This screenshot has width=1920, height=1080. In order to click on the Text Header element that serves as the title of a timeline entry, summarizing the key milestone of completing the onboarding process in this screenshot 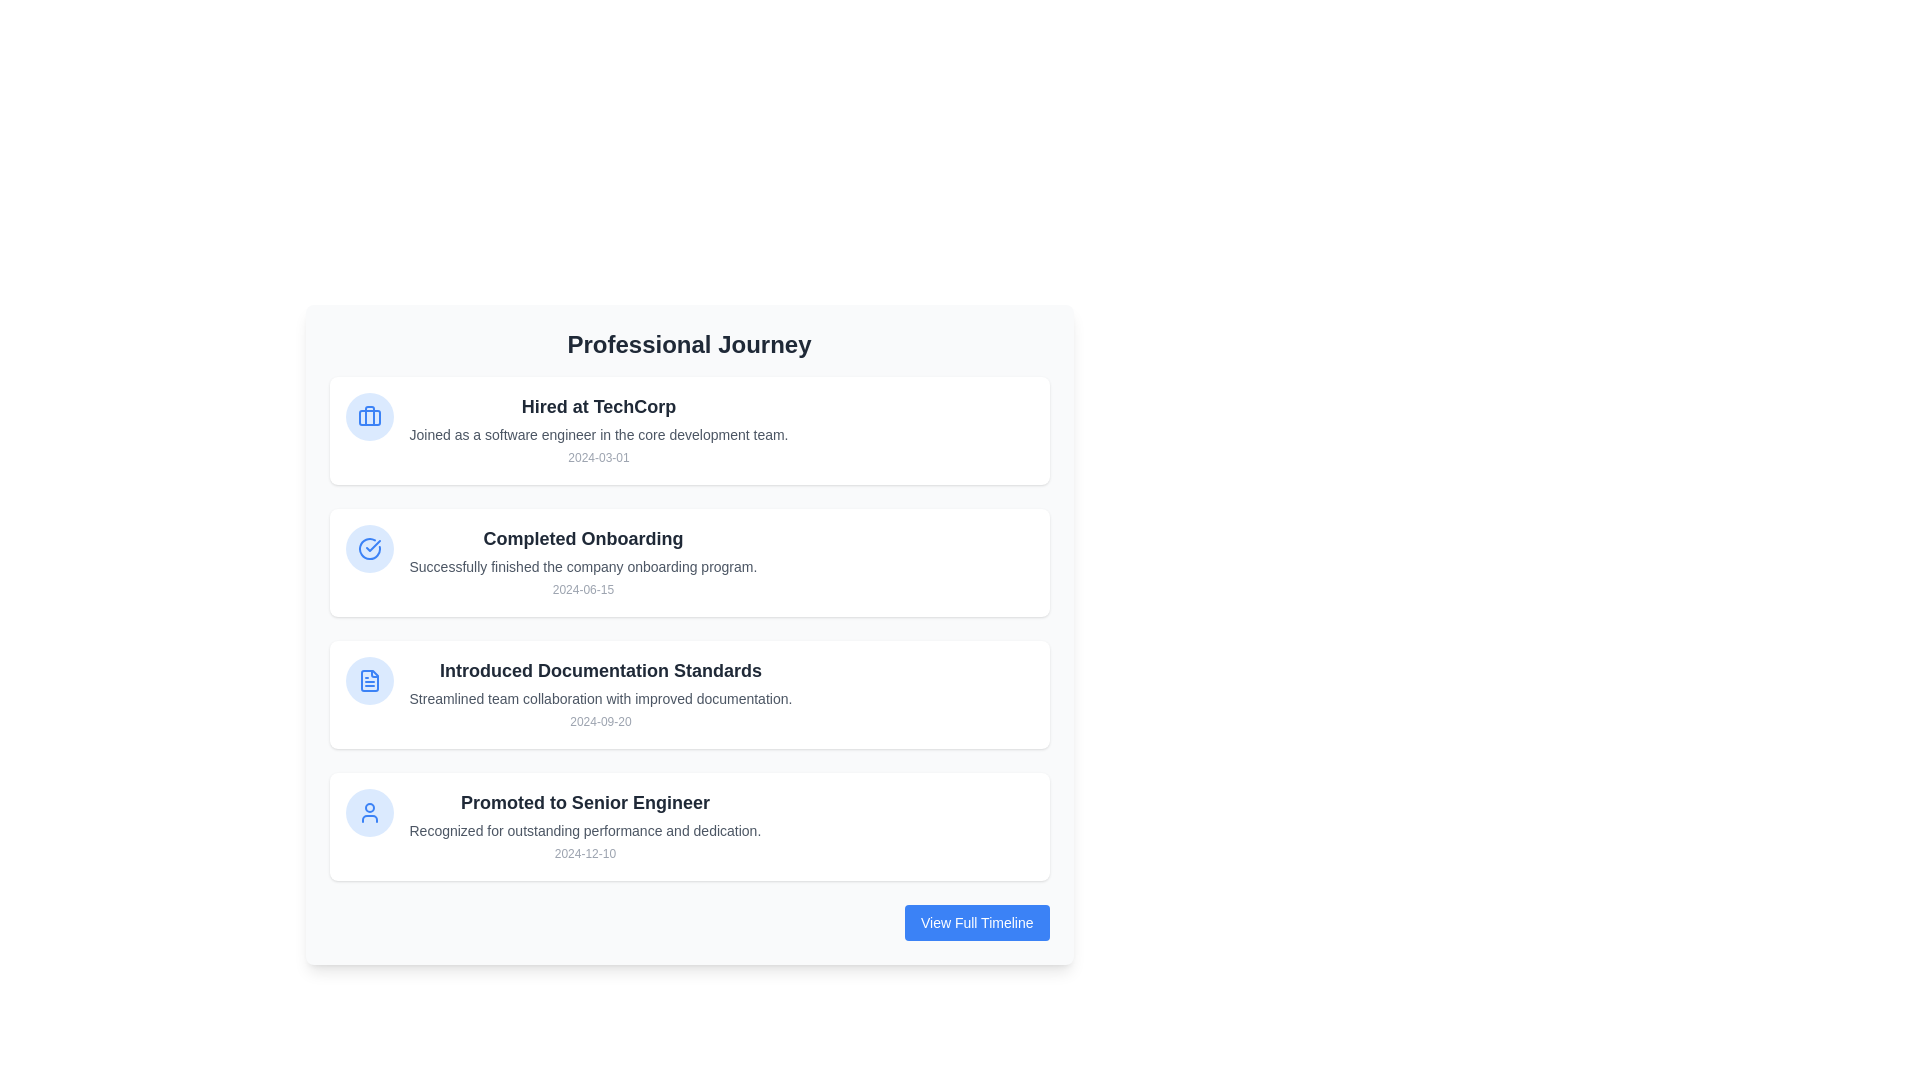, I will do `click(582, 538)`.